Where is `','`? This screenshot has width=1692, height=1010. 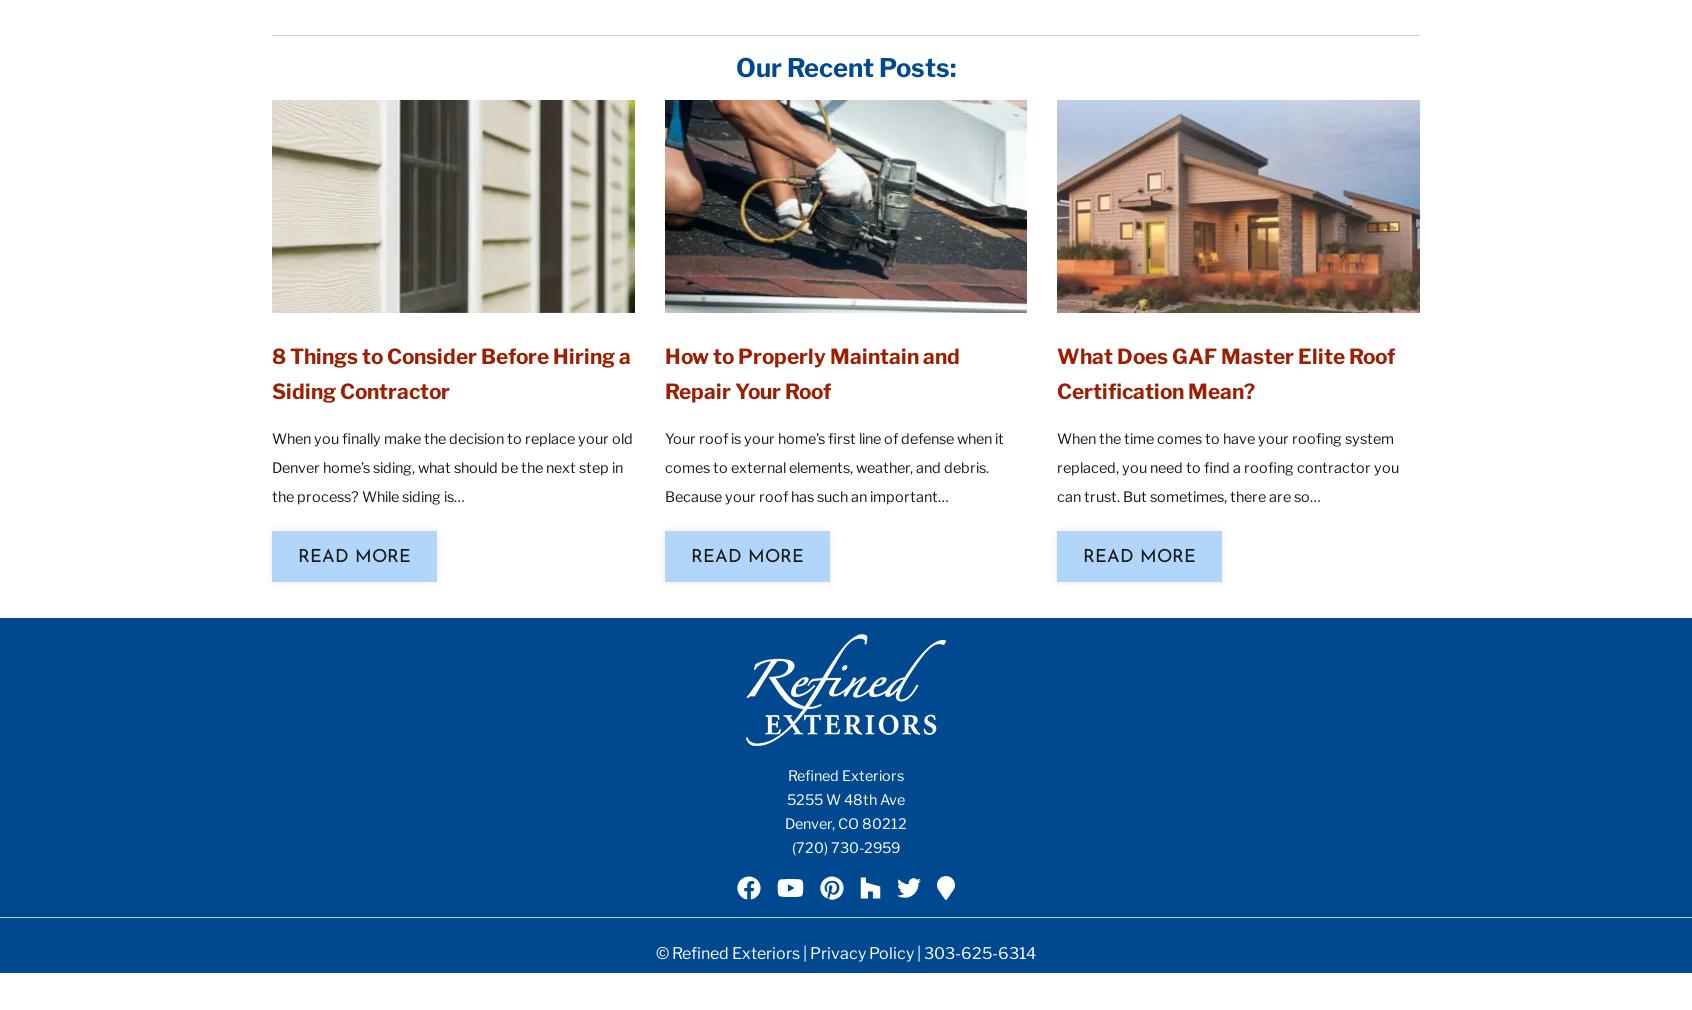
',' is located at coordinates (835, 823).